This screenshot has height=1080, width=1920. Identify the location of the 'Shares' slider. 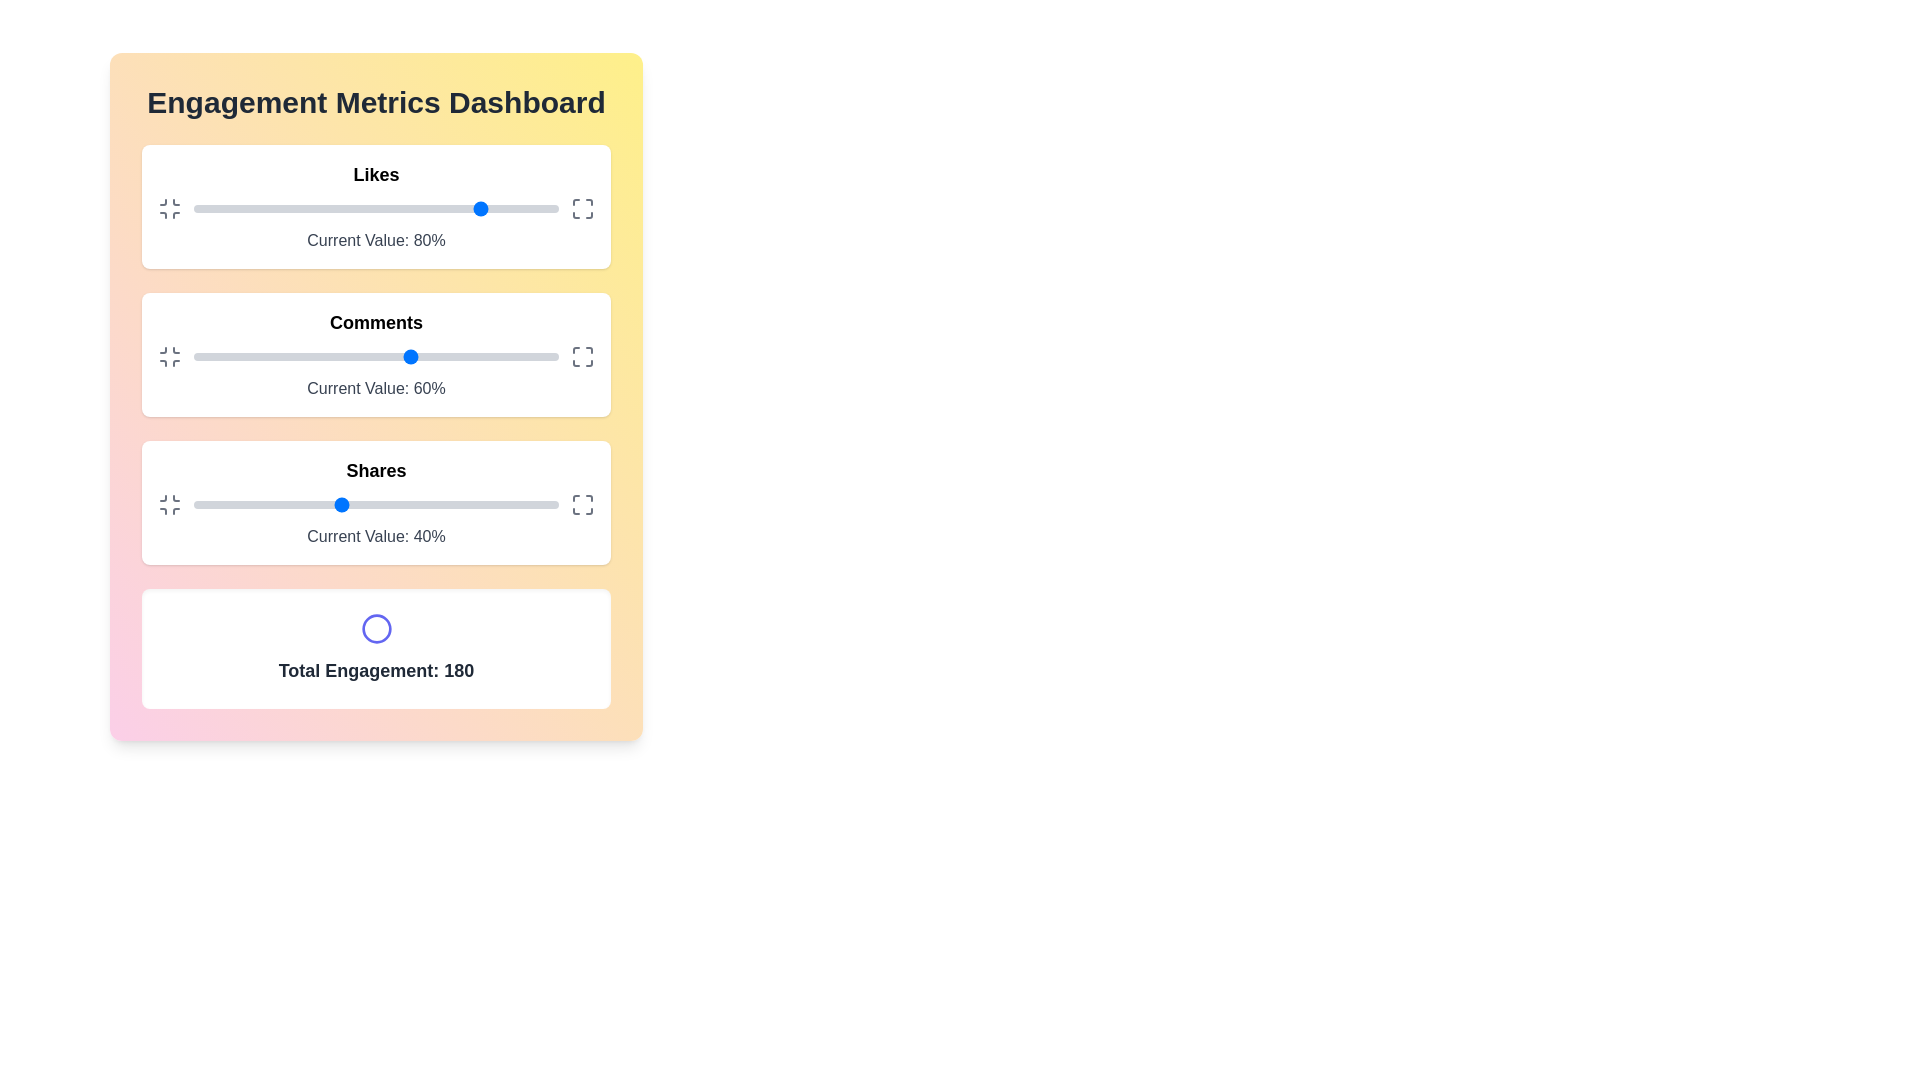
(369, 504).